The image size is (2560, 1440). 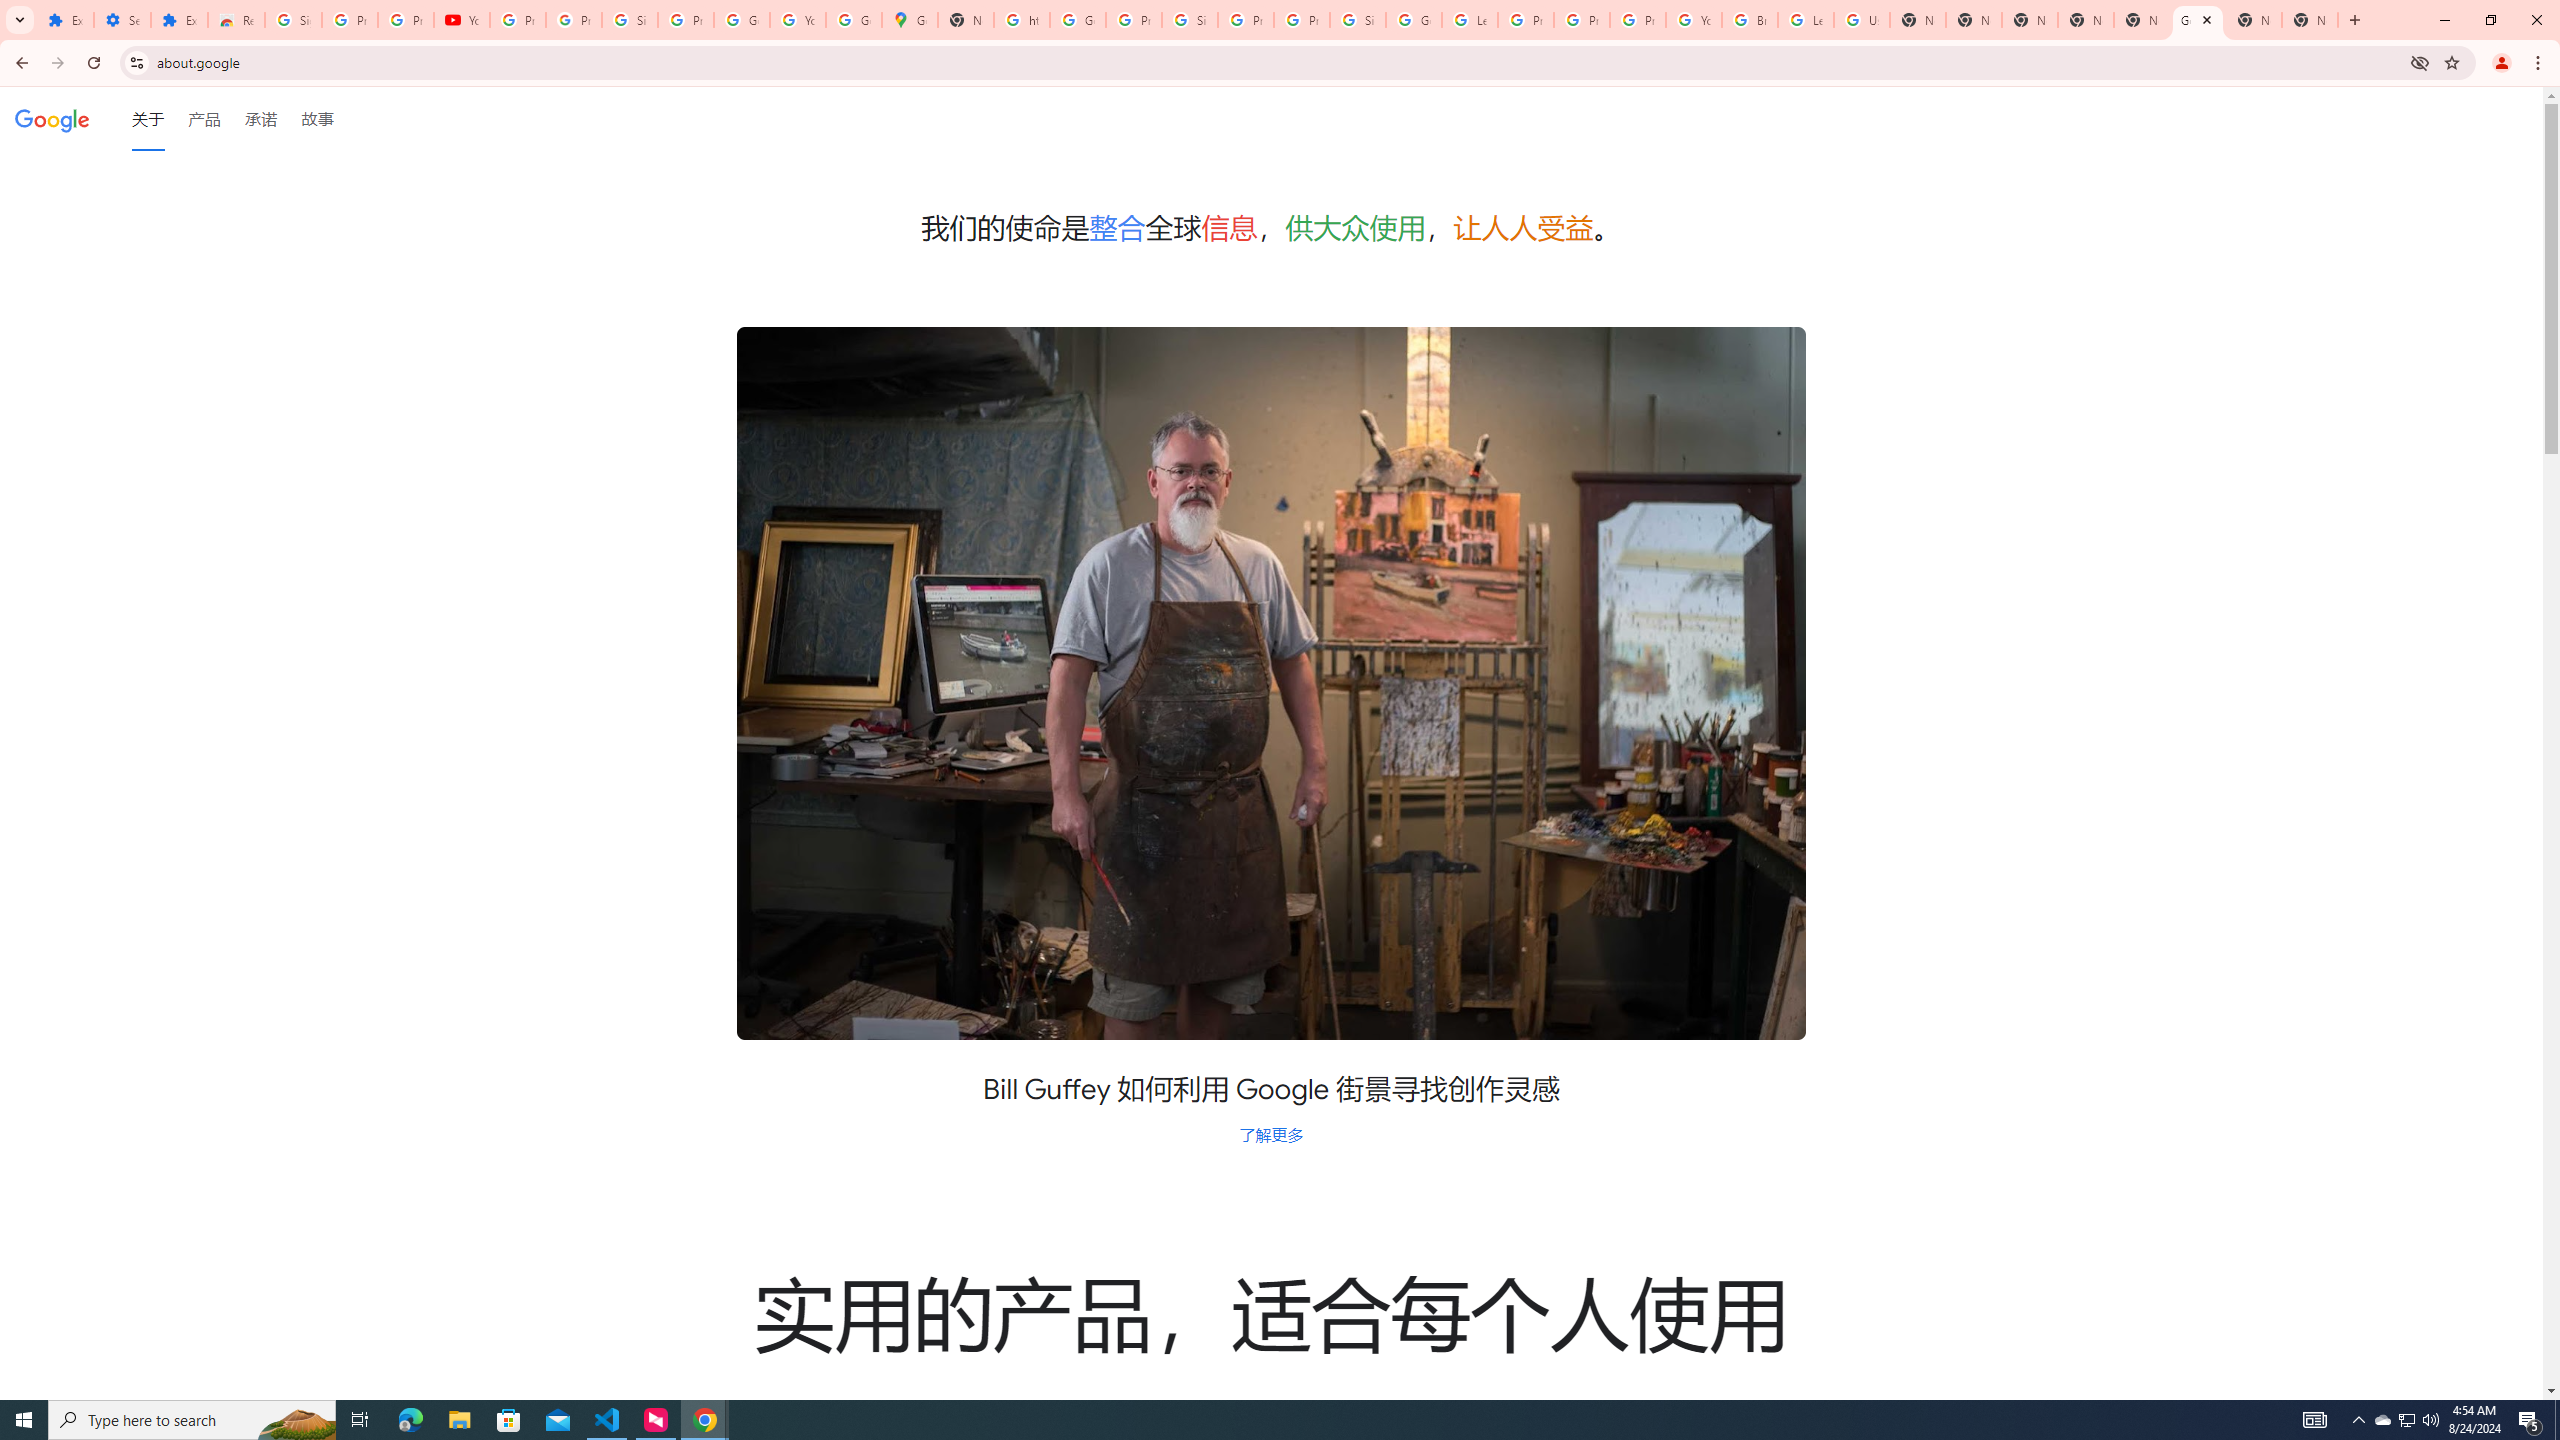 What do you see at coordinates (1022, 19) in the screenshot?
I see `'https://scholar.google.com/'` at bounding box center [1022, 19].